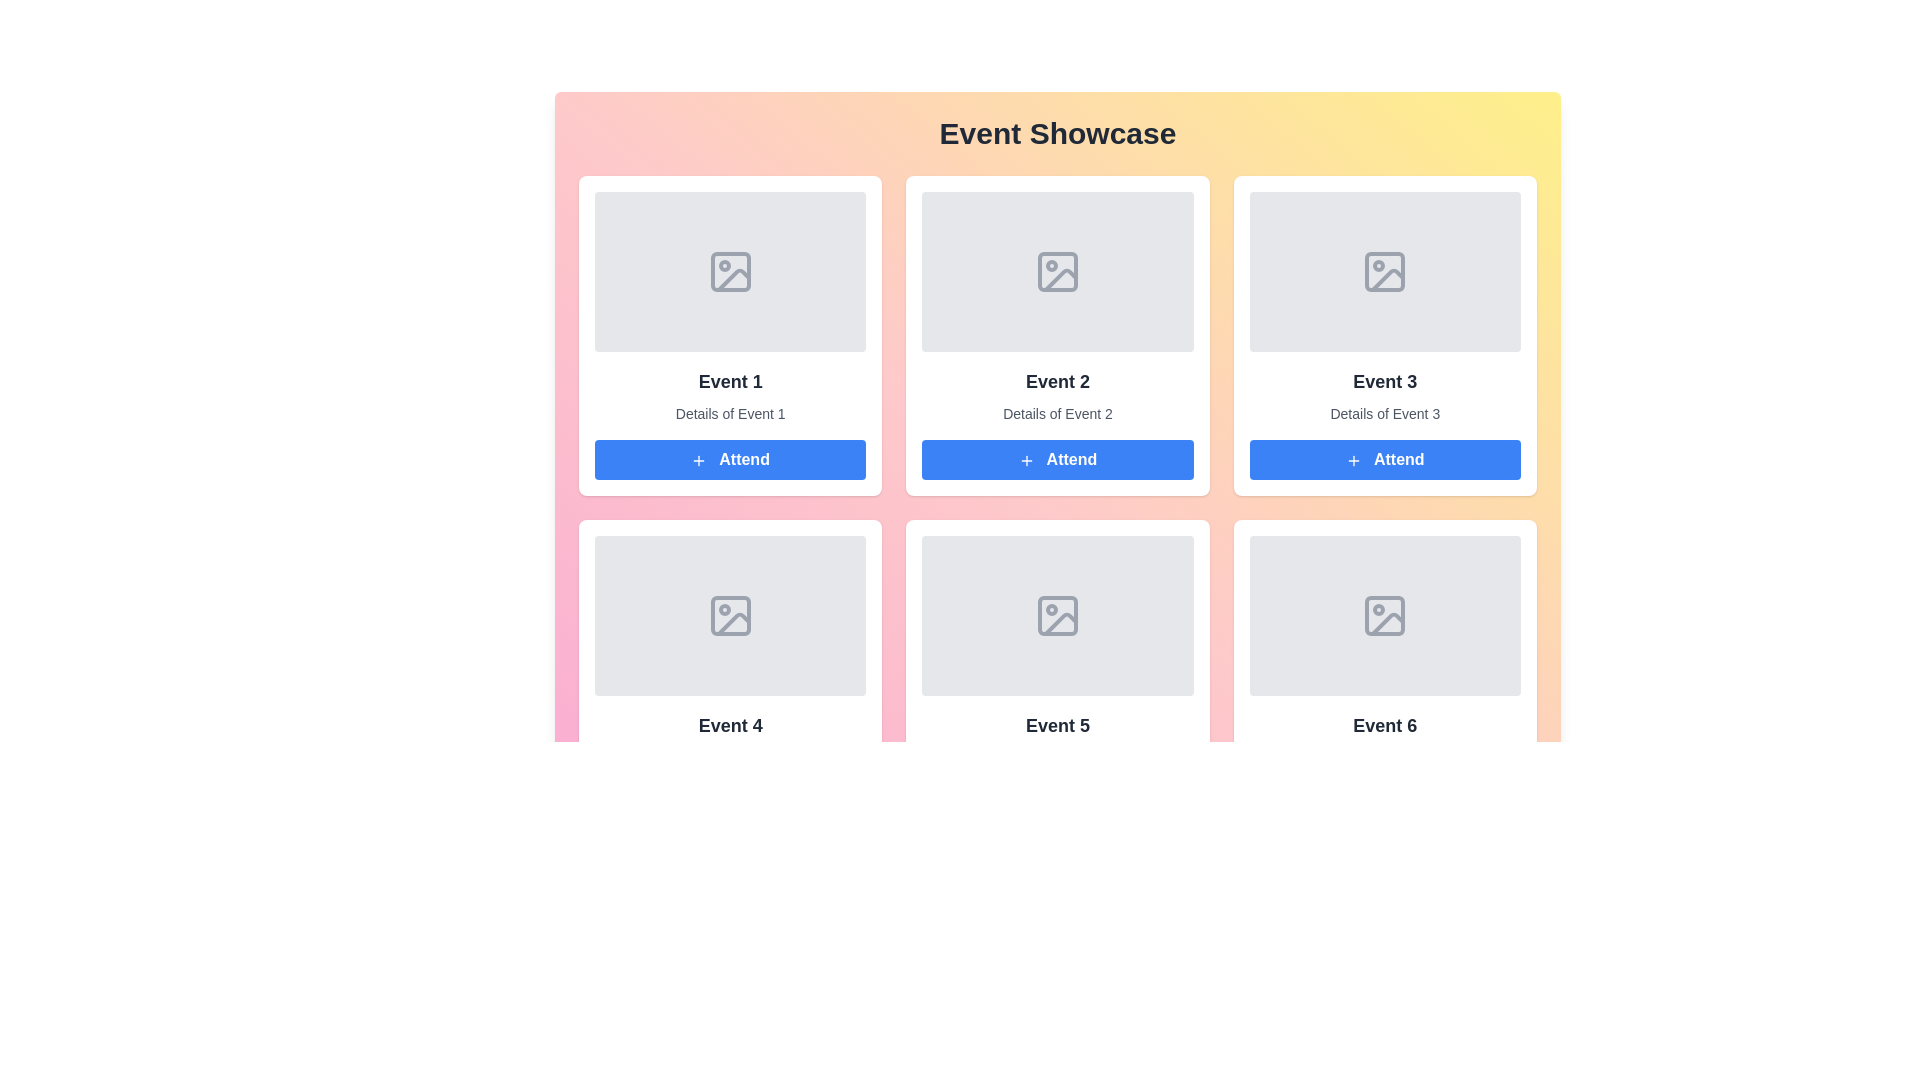 This screenshot has width=1920, height=1080. What do you see at coordinates (1384, 381) in the screenshot?
I see `the text label displaying the title of 'Event 3', which is the third label in the first row of the grid layout, located above 'Details of Event 3'` at bounding box center [1384, 381].